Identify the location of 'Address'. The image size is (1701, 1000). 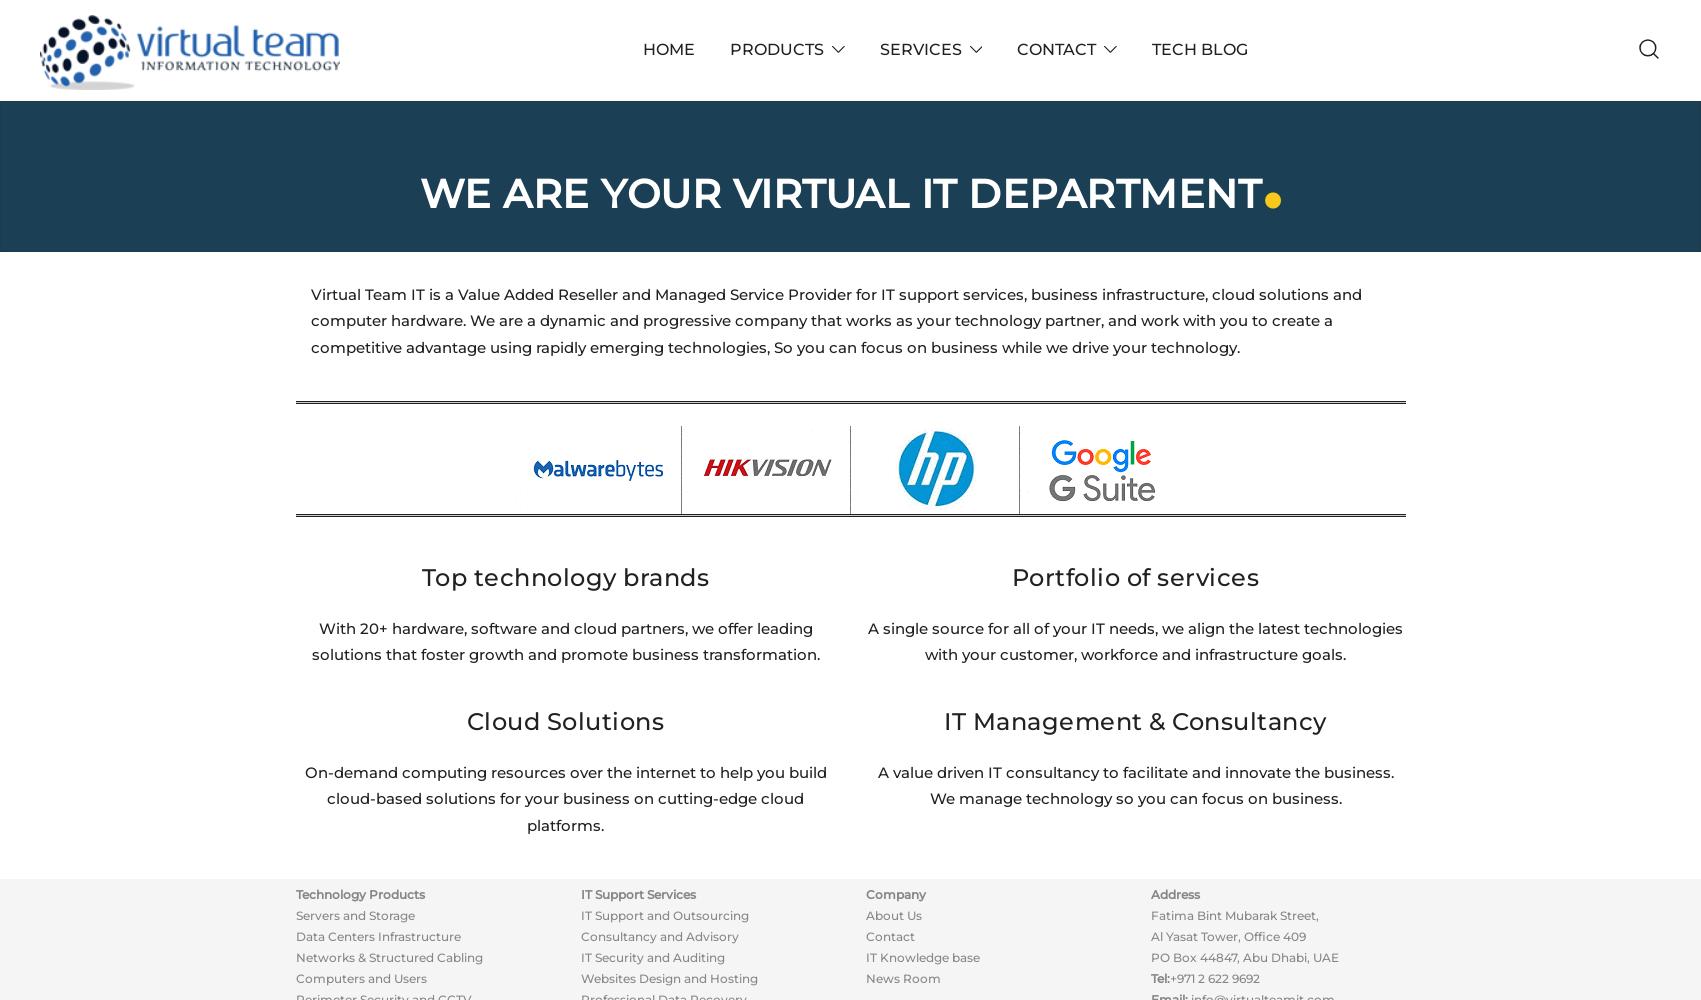
(1149, 894).